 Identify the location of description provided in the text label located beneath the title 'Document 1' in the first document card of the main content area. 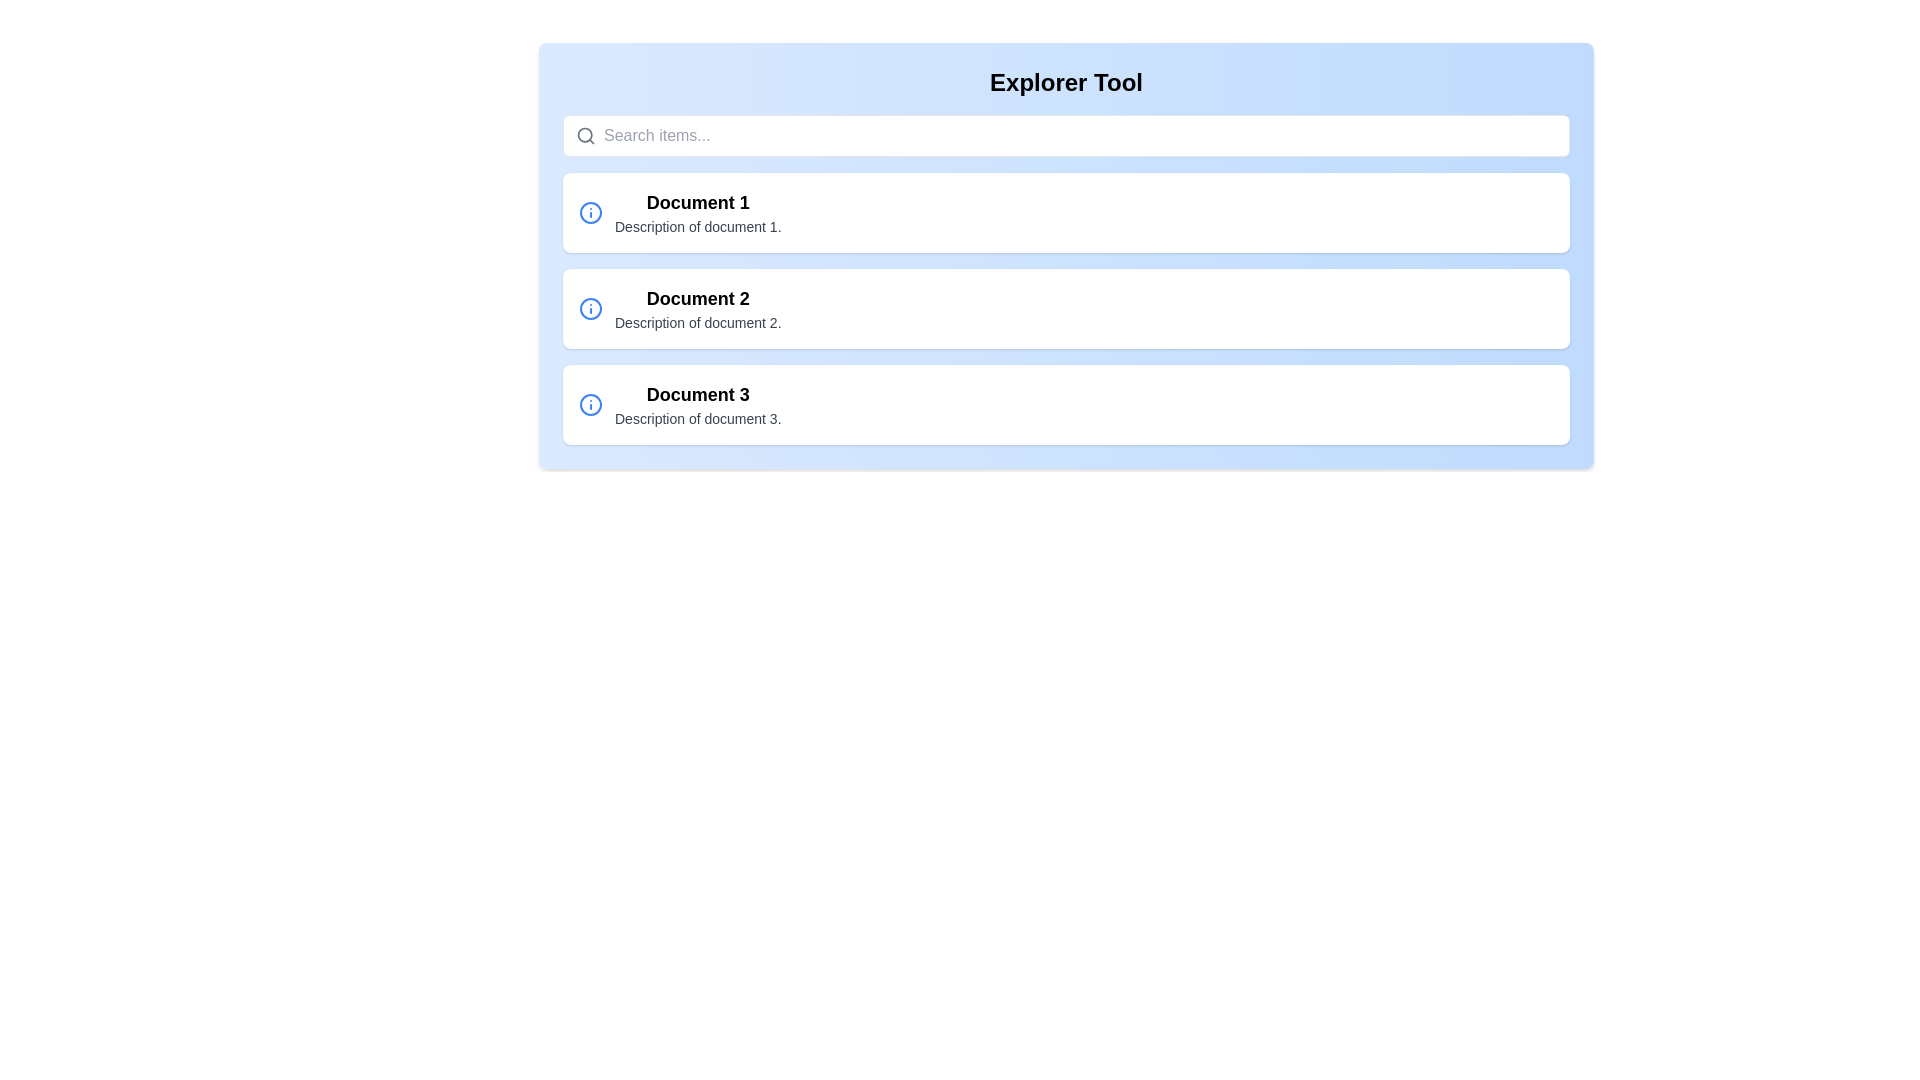
(698, 226).